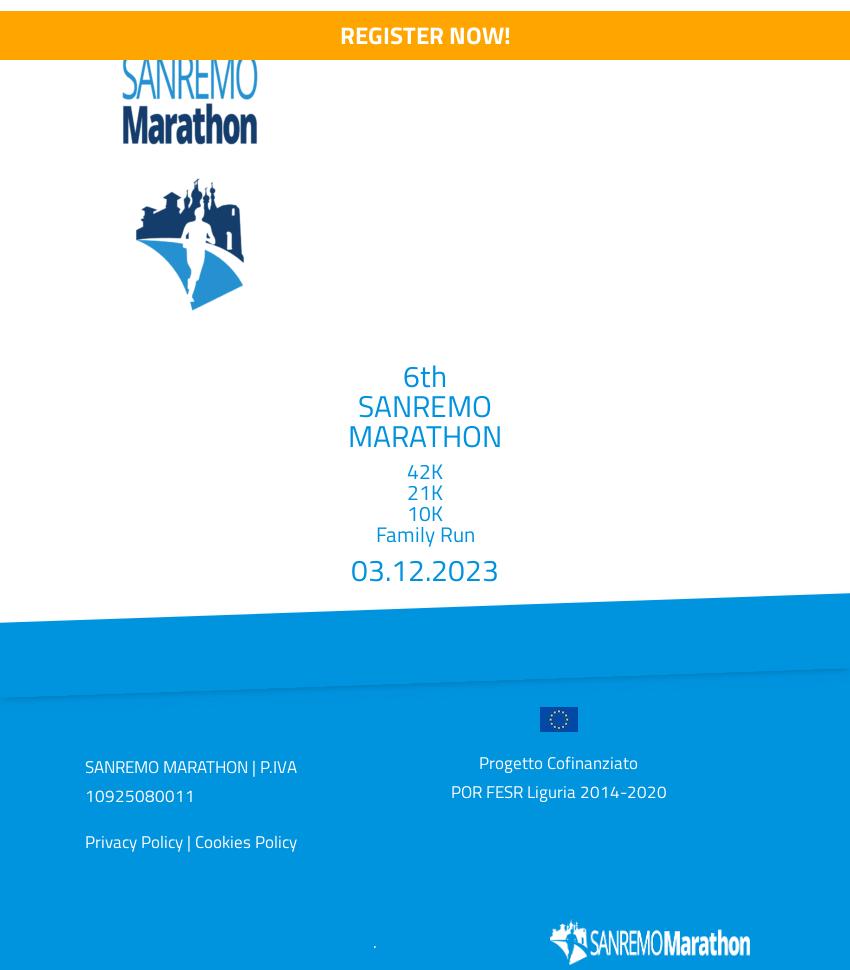  What do you see at coordinates (558, 762) in the screenshot?
I see `'Progetto Cofinanziato'` at bounding box center [558, 762].